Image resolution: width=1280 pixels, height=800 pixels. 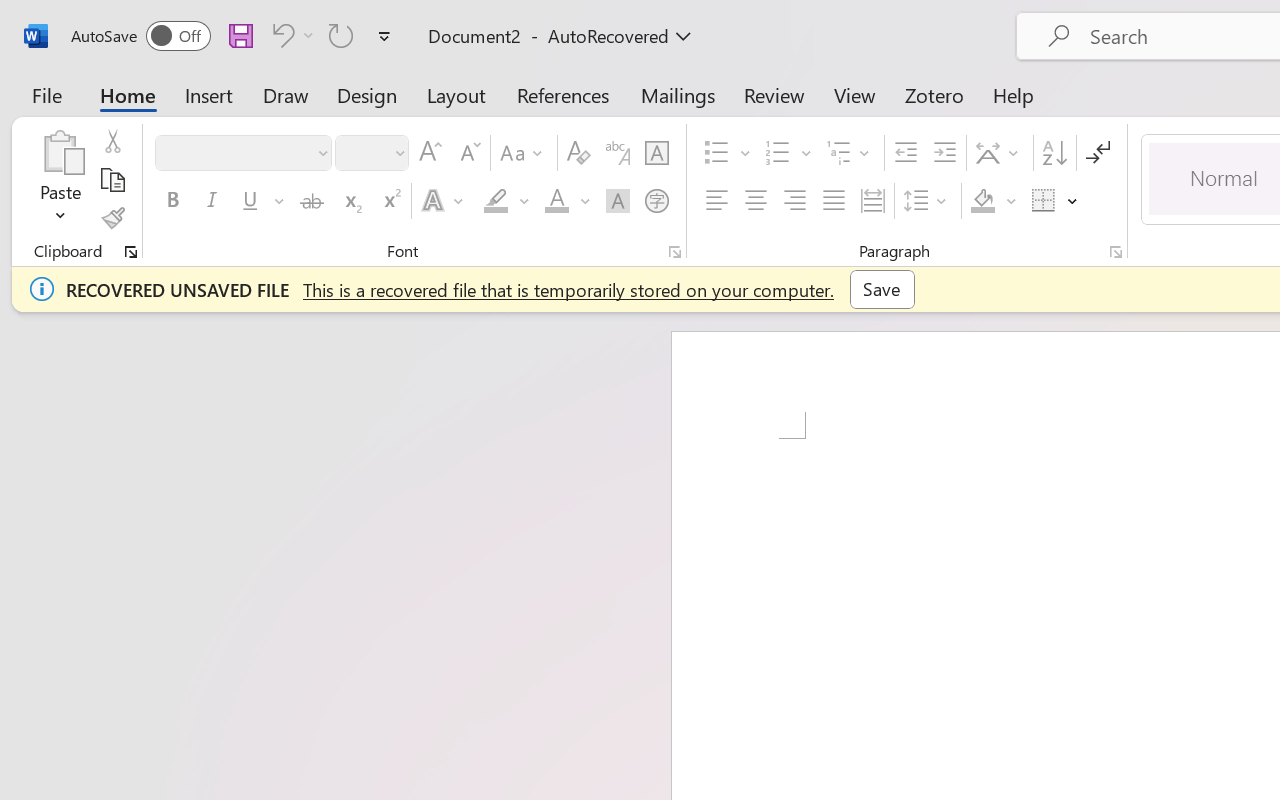 I want to click on 'Change Case', so click(x=524, y=153).